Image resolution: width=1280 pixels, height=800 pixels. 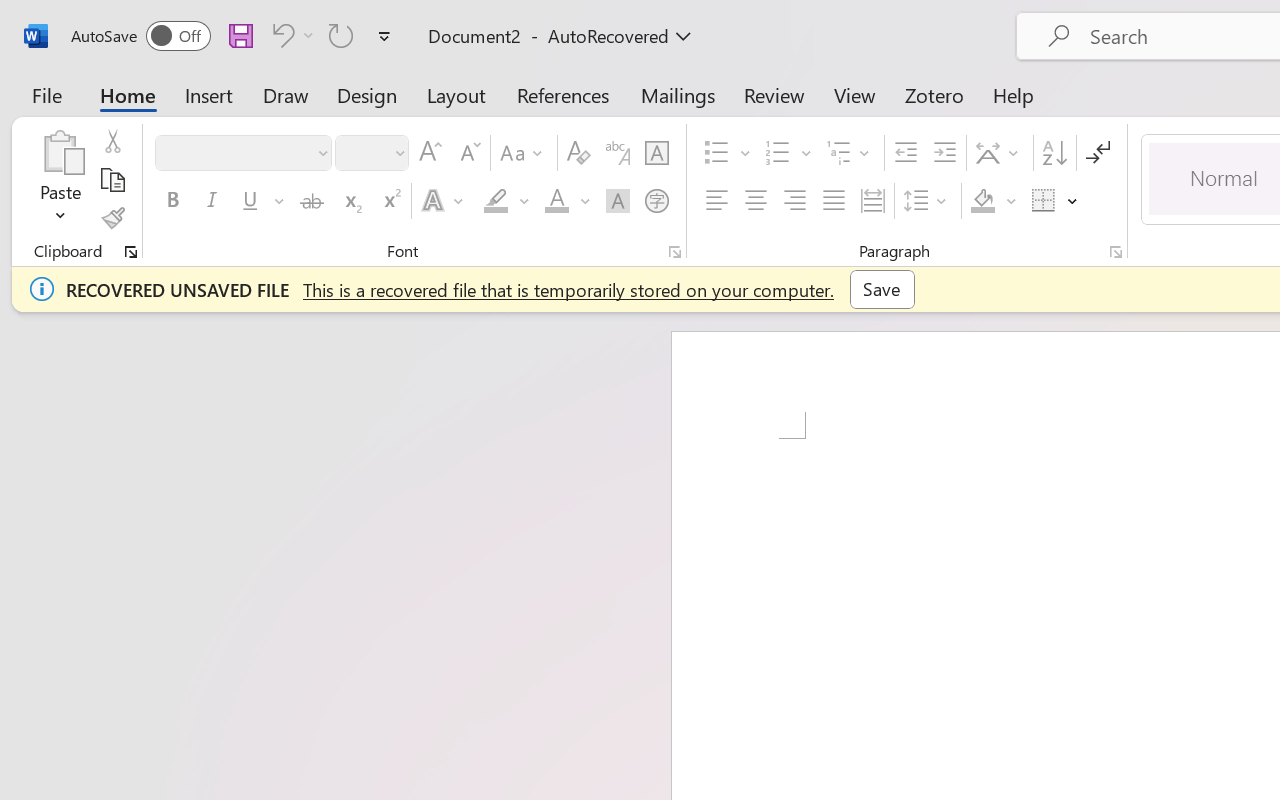 I want to click on 'Change Case', so click(x=524, y=153).